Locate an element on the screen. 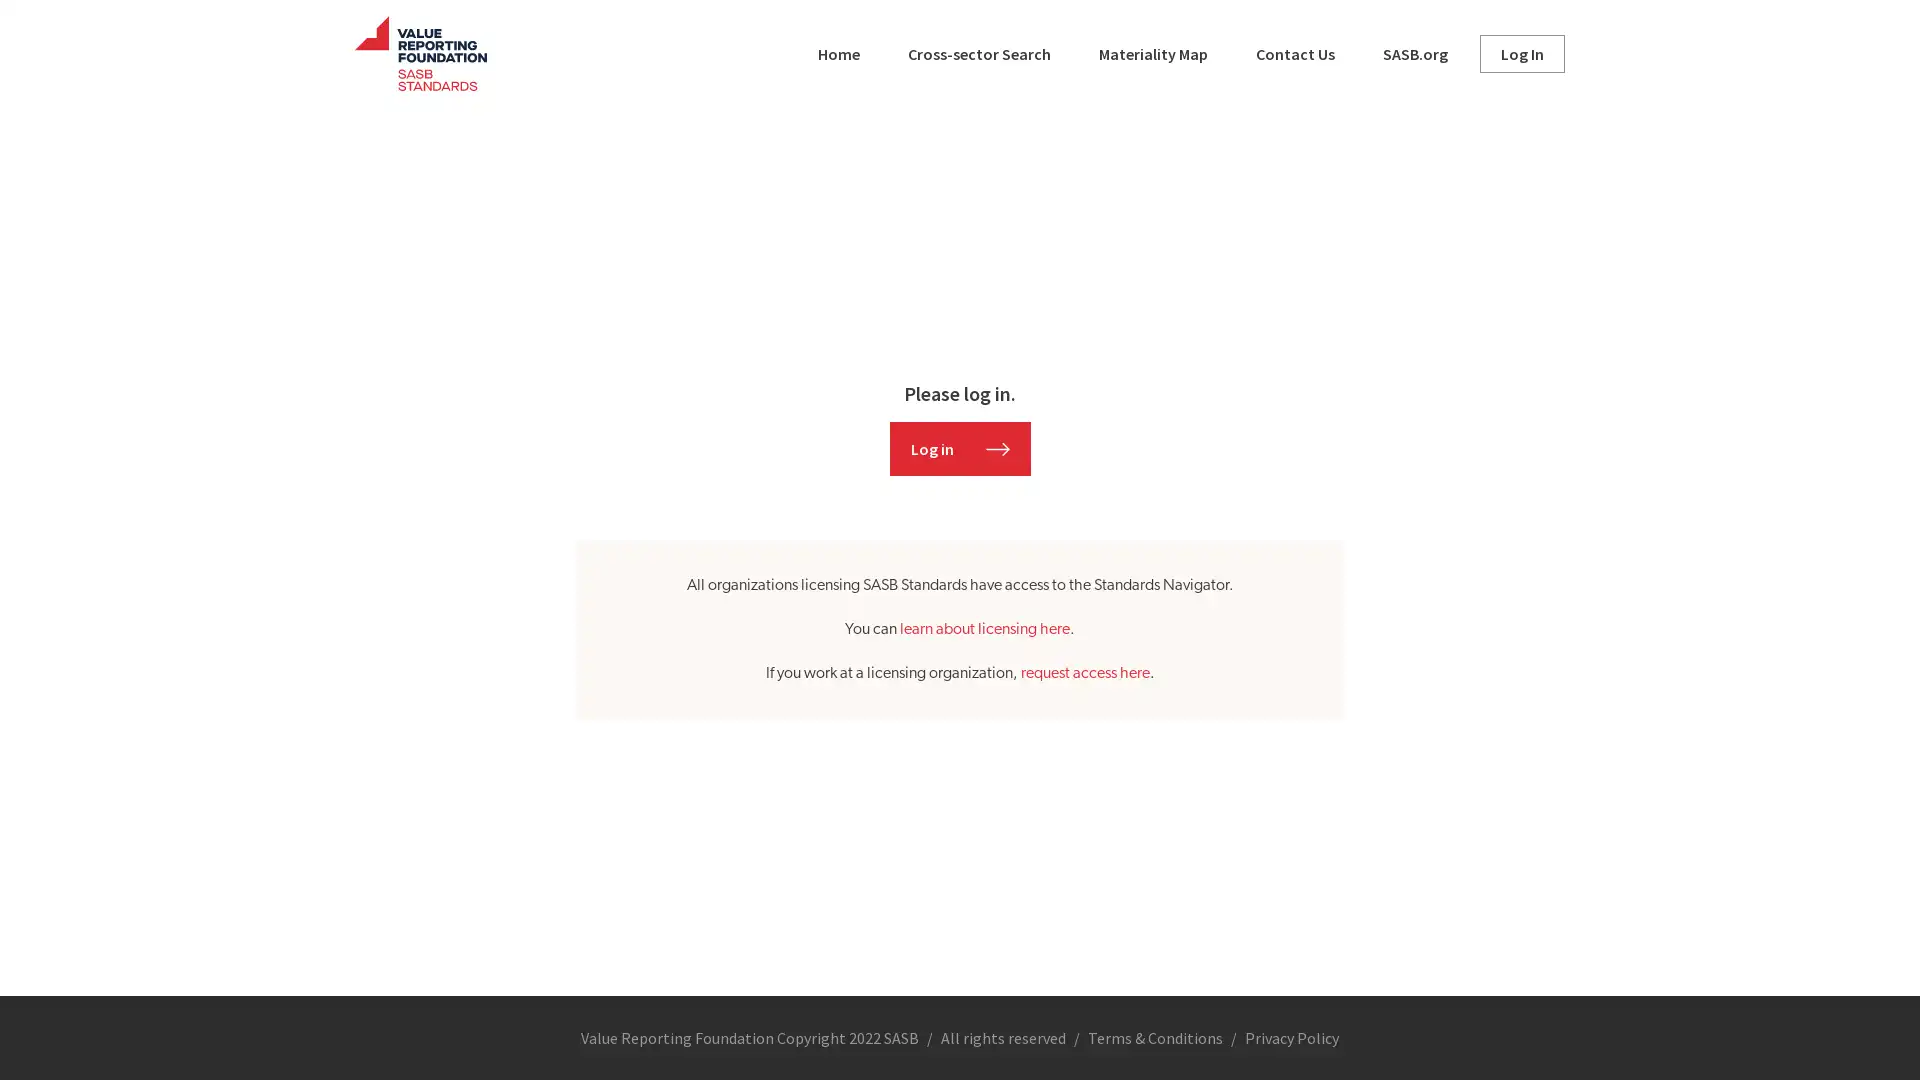 This screenshot has width=1920, height=1080. Log In is located at coordinates (1521, 52).